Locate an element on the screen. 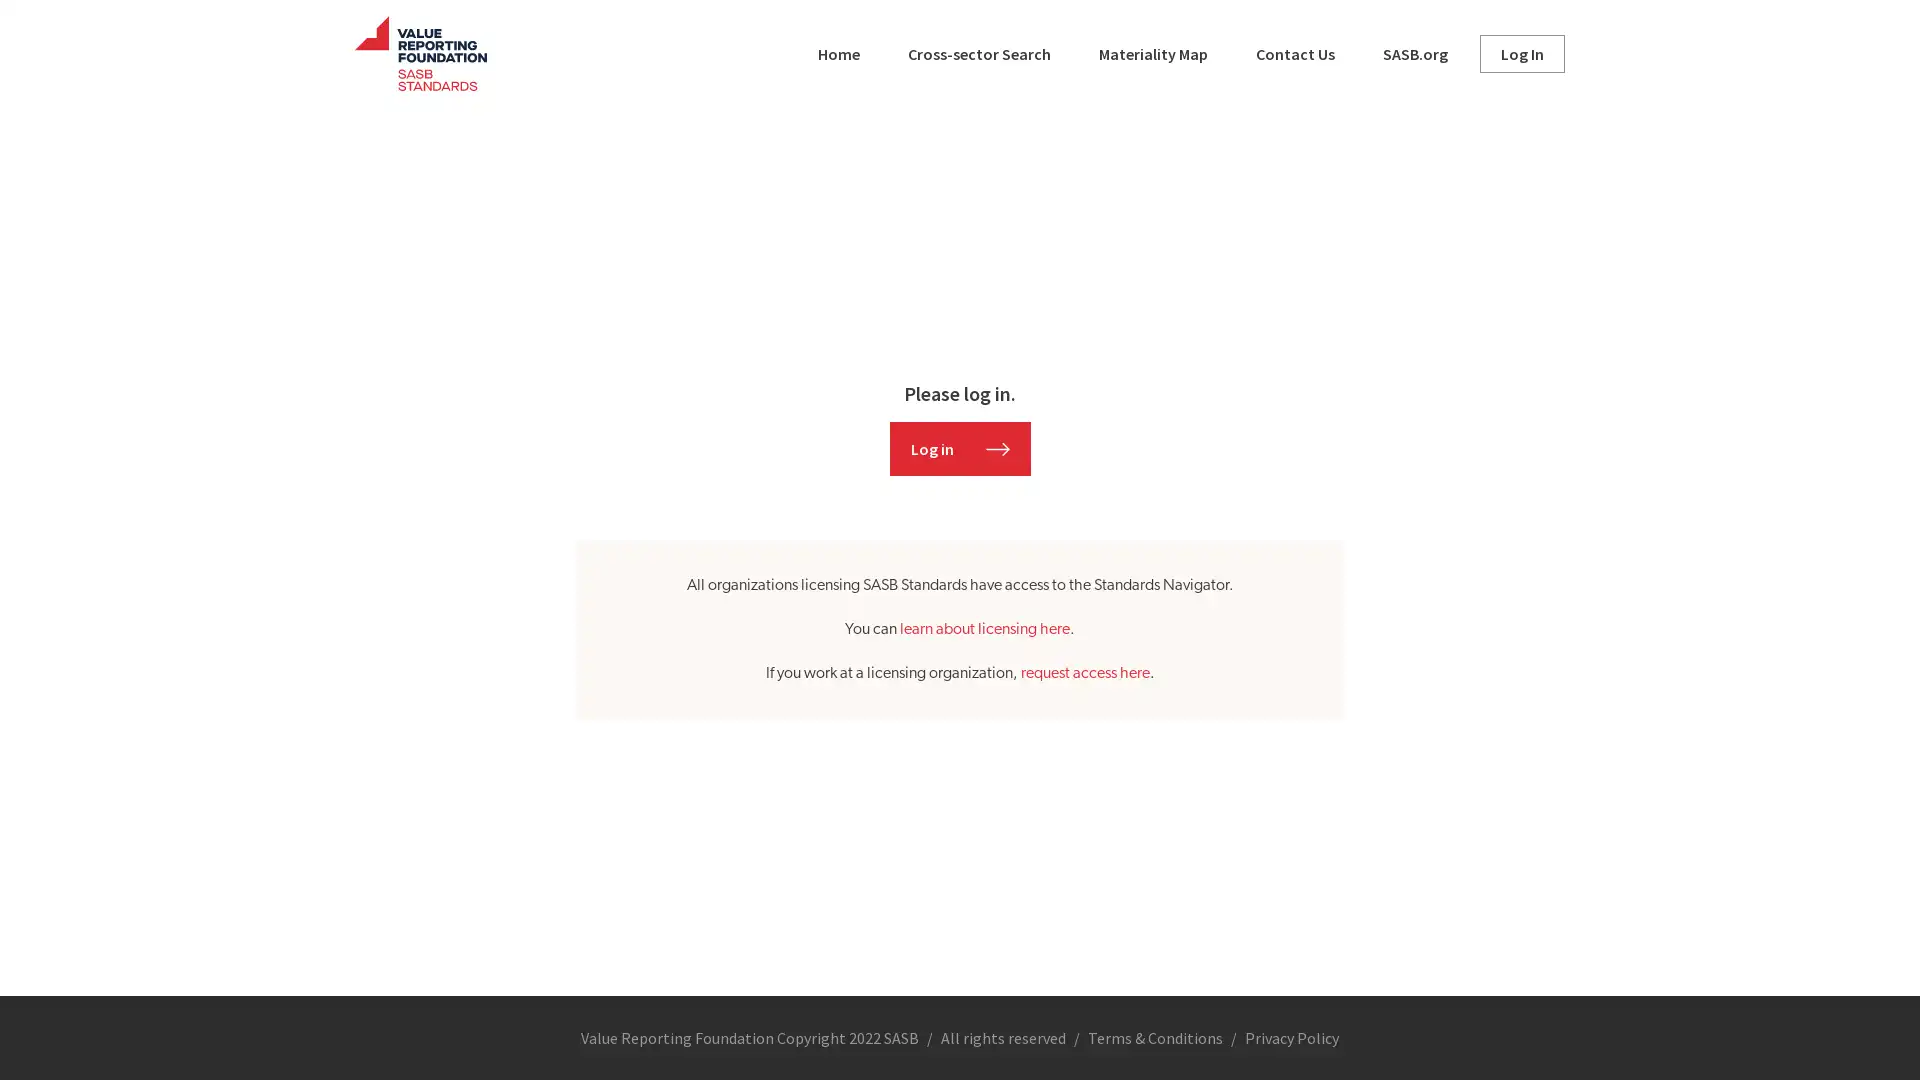 This screenshot has width=1920, height=1080. Log In is located at coordinates (1521, 52).